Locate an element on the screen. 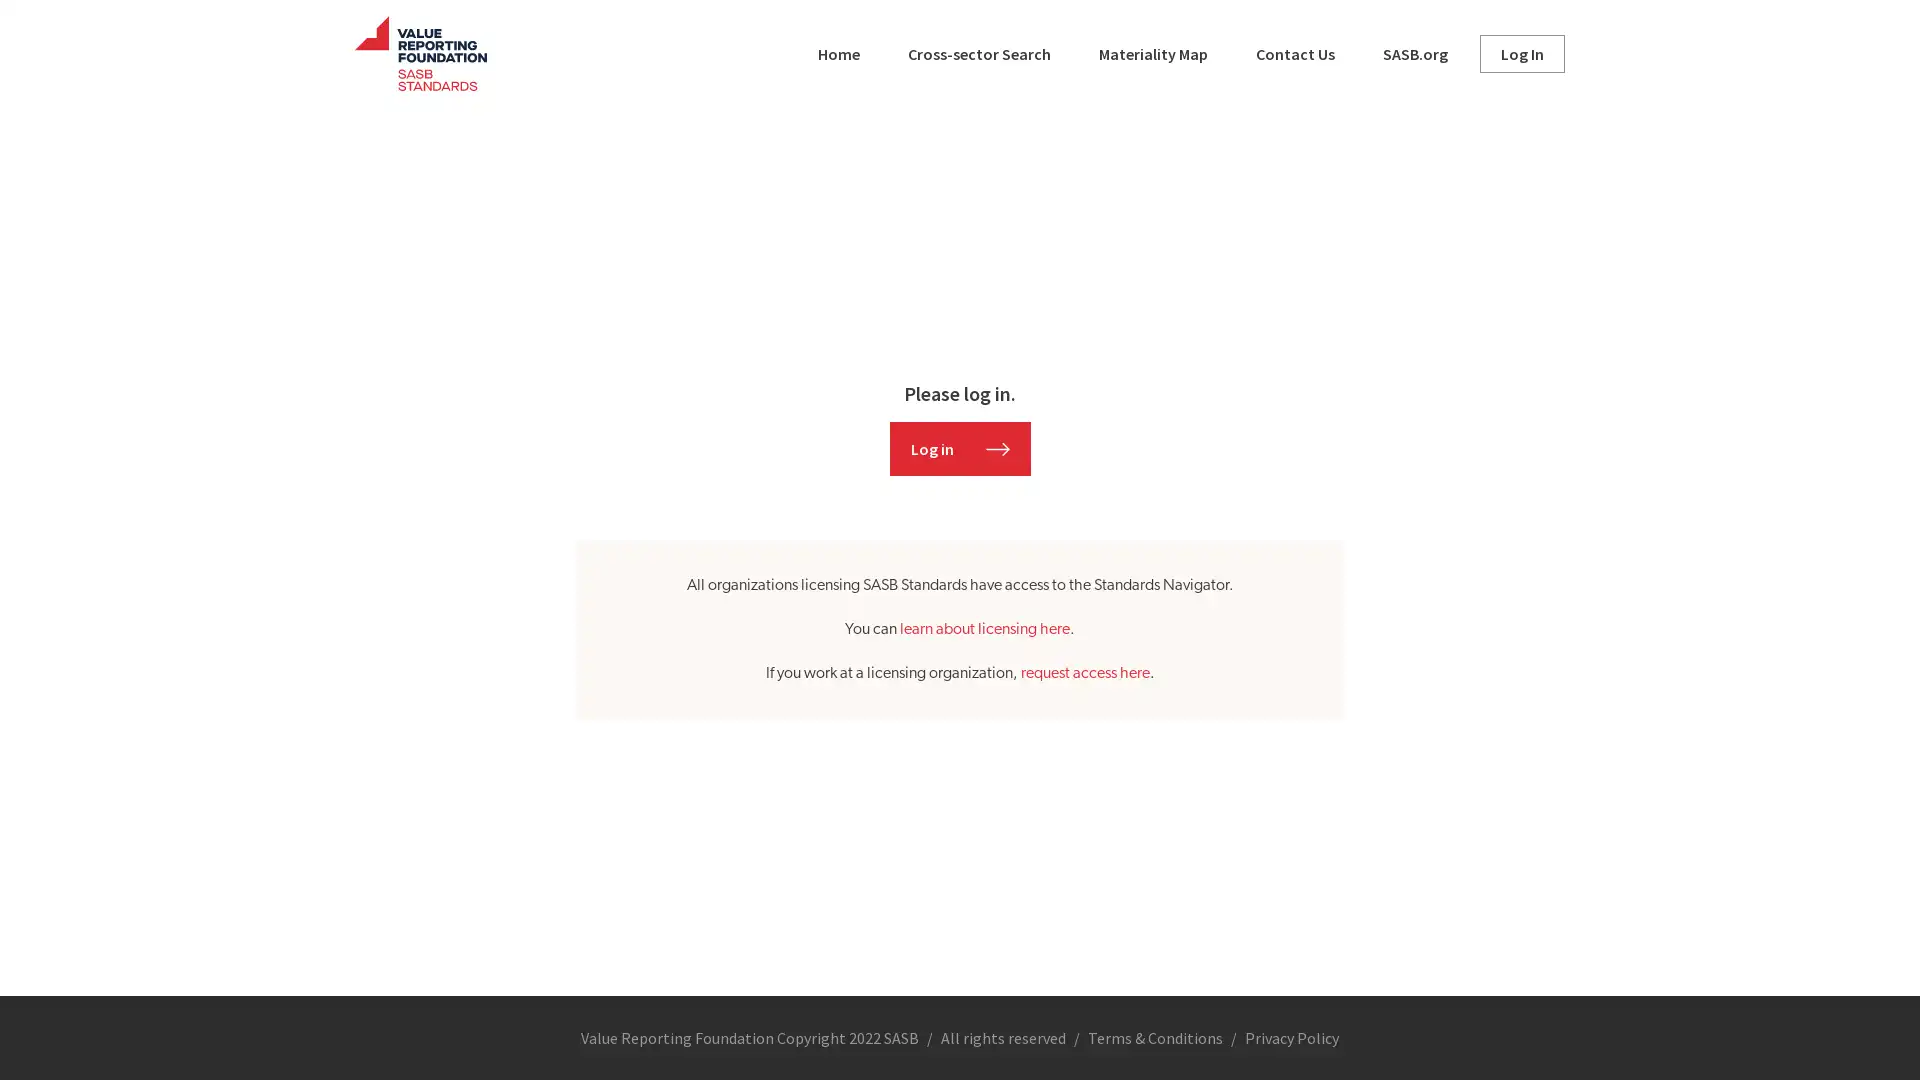 This screenshot has width=1920, height=1080. Log In is located at coordinates (1521, 52).